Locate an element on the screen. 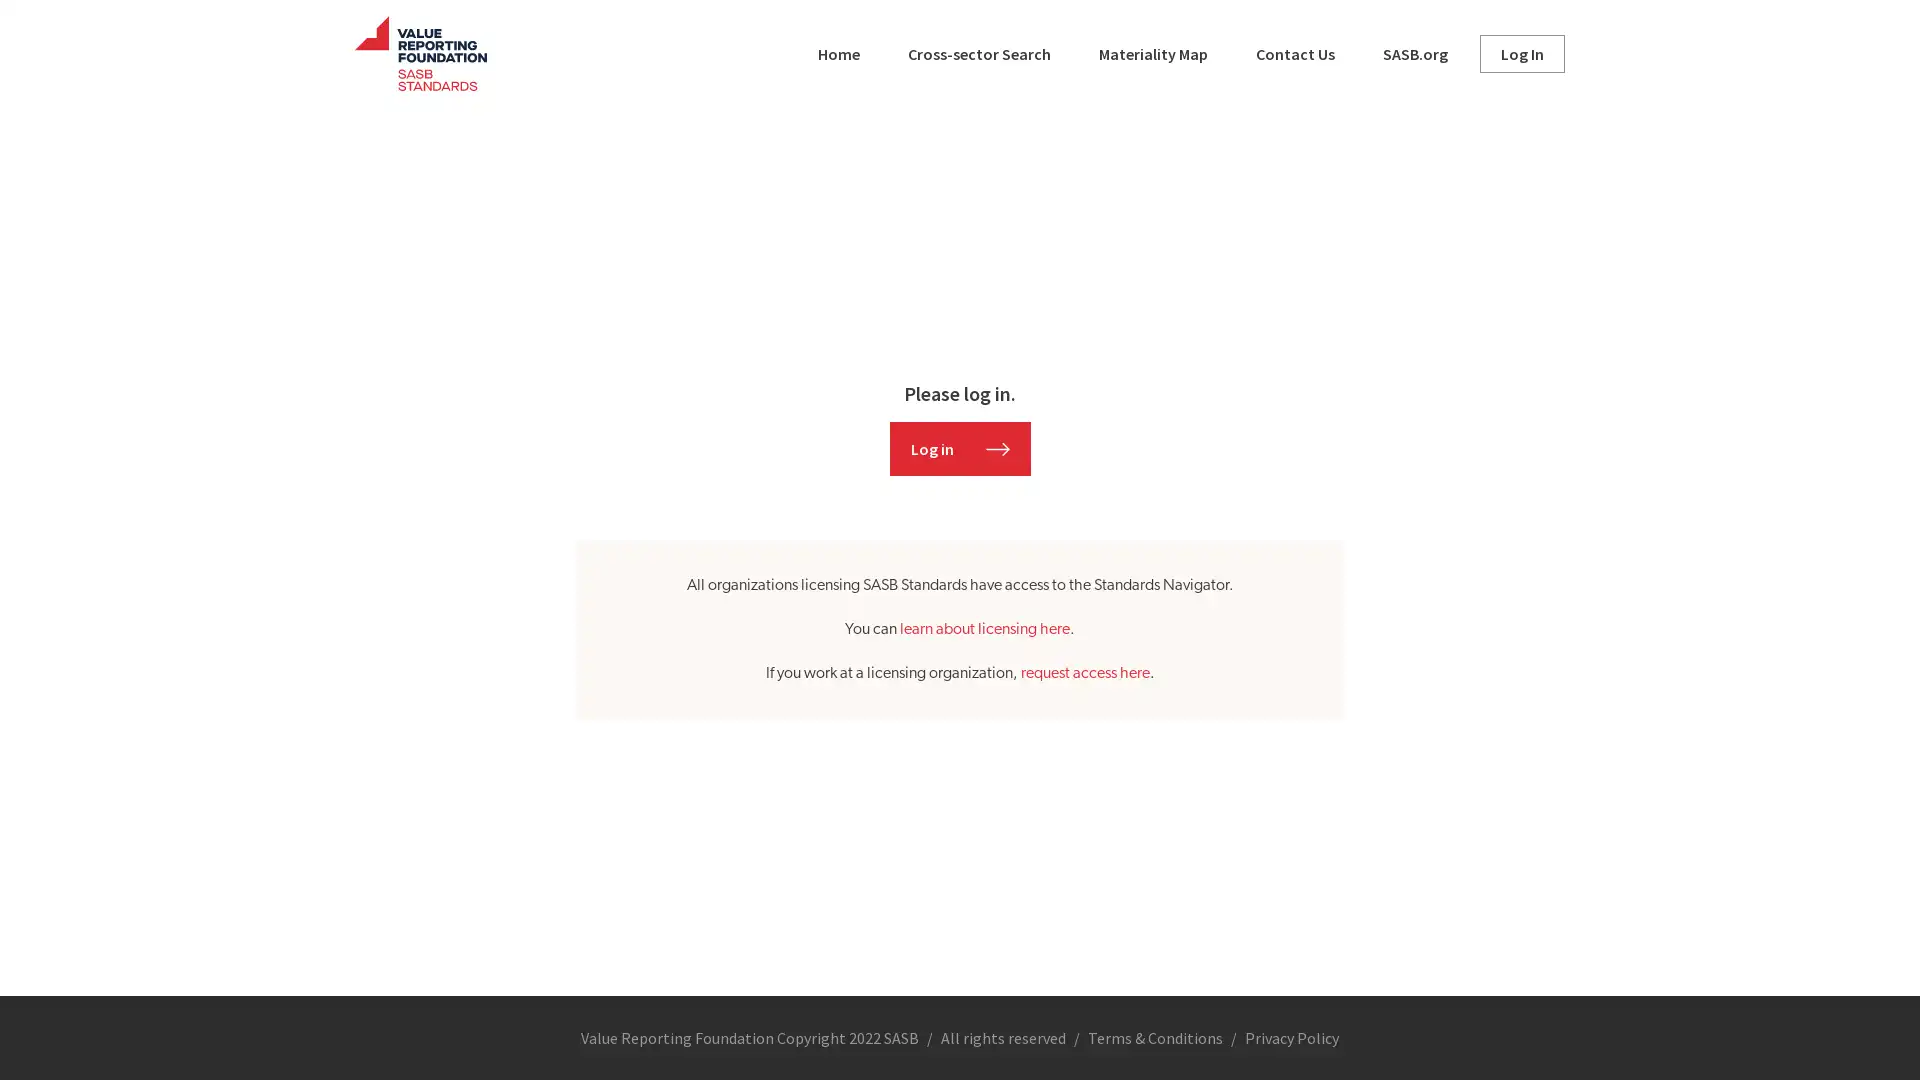 This screenshot has width=1920, height=1080. Log In is located at coordinates (1521, 52).